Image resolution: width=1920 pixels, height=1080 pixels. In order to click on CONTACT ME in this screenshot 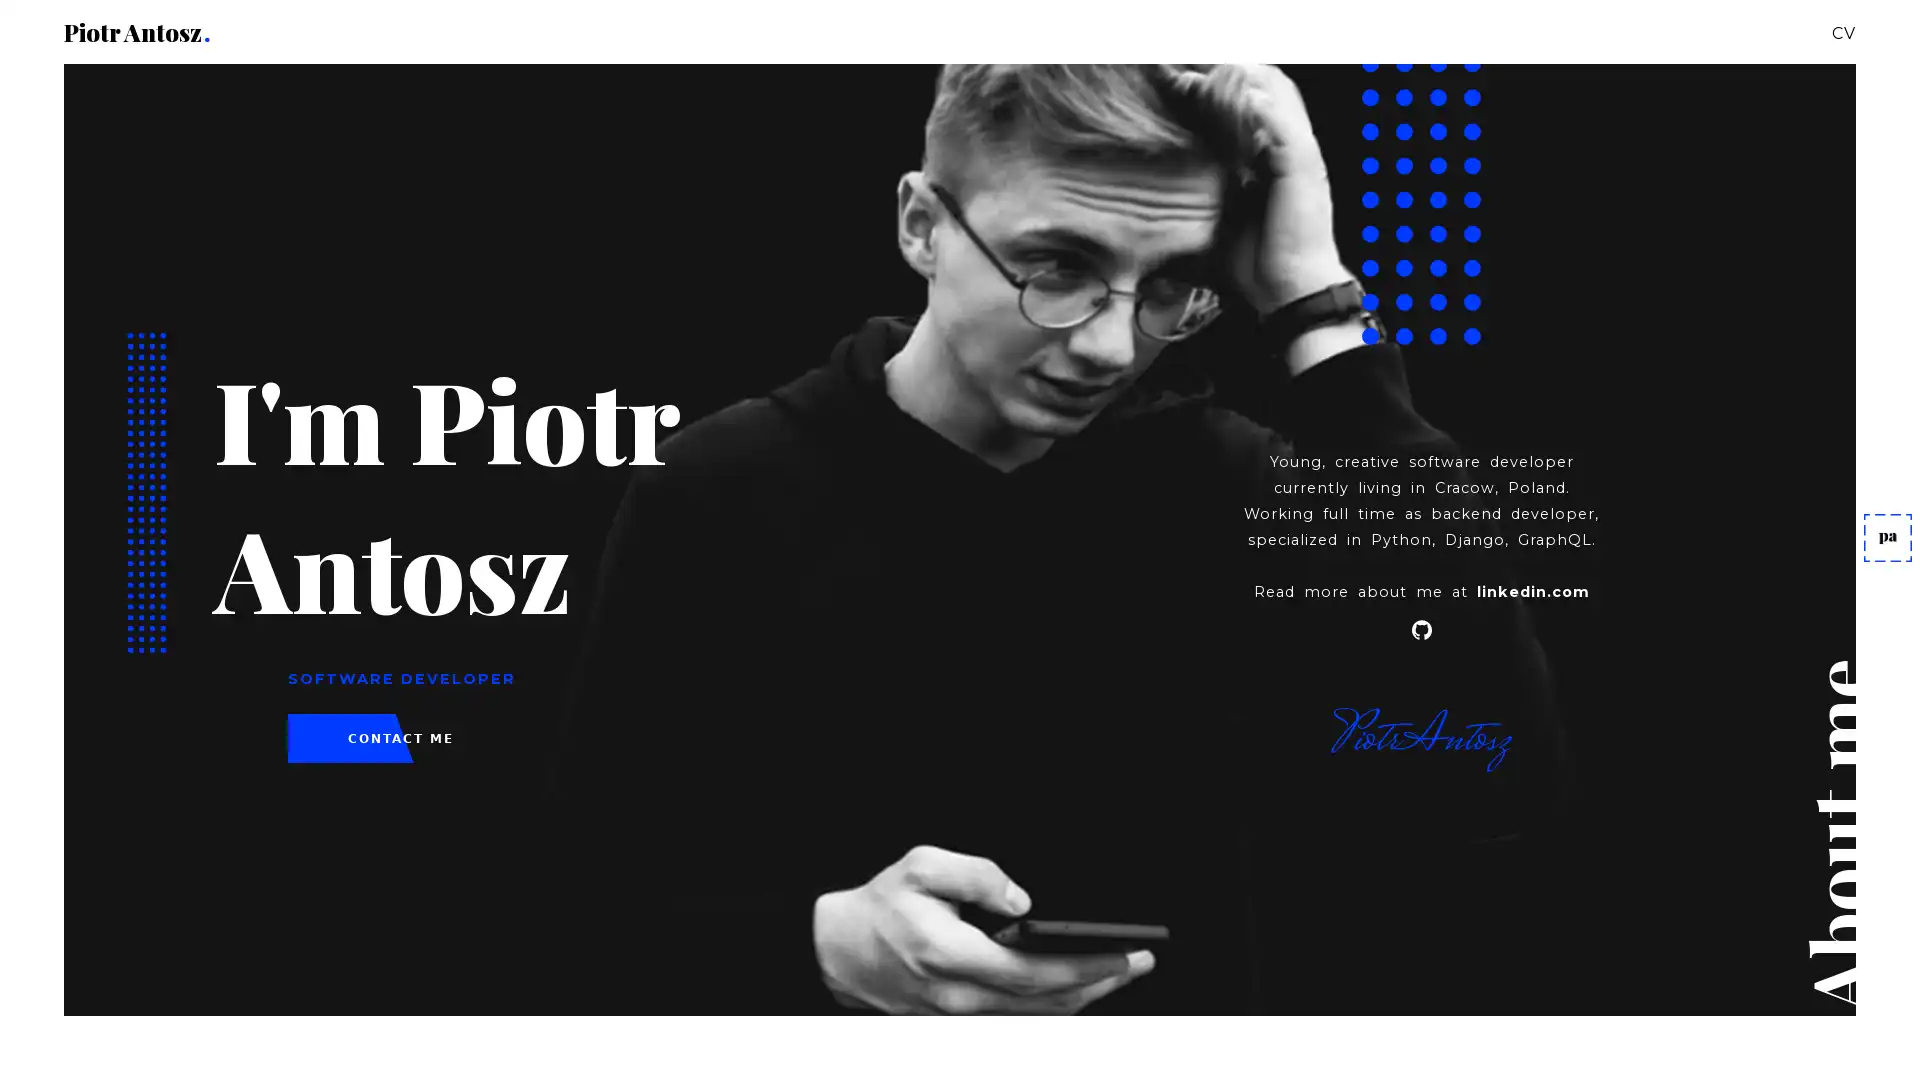, I will do `click(400, 738)`.